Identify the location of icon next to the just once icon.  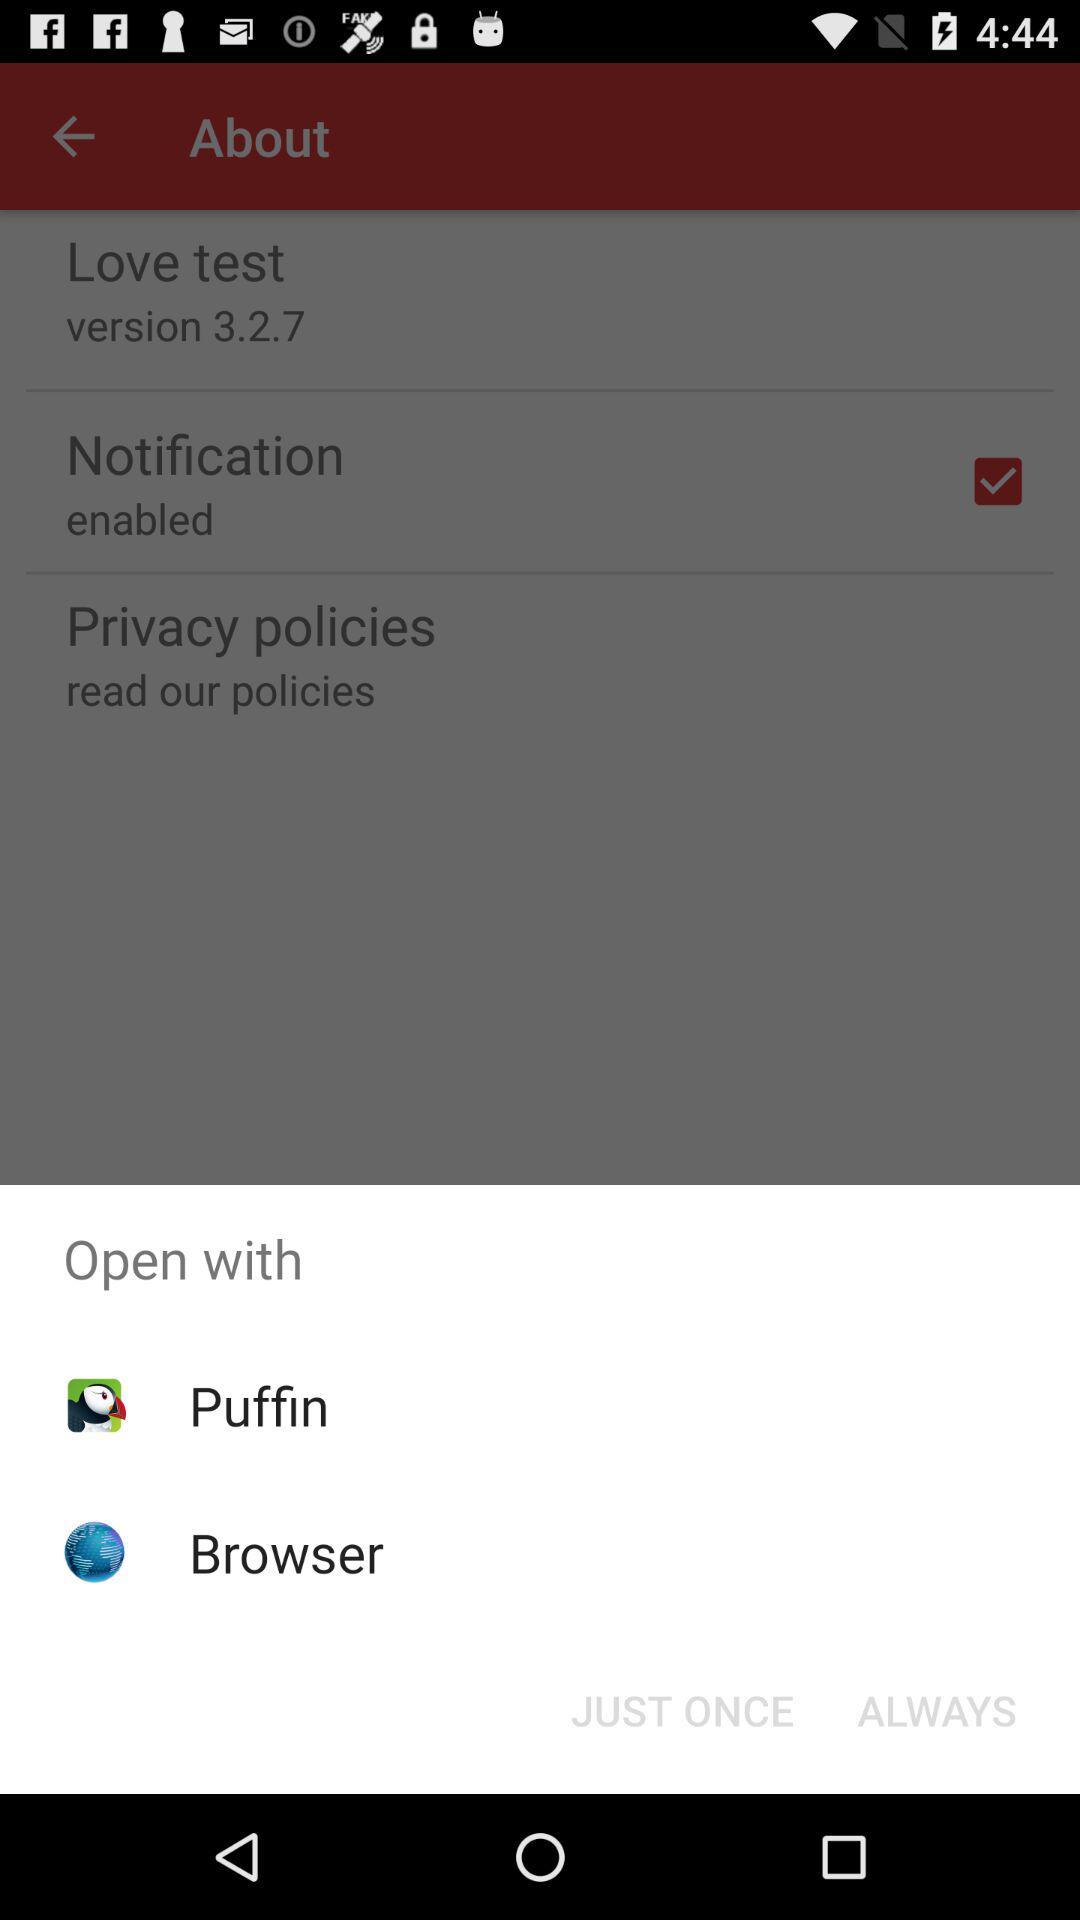
(937, 1708).